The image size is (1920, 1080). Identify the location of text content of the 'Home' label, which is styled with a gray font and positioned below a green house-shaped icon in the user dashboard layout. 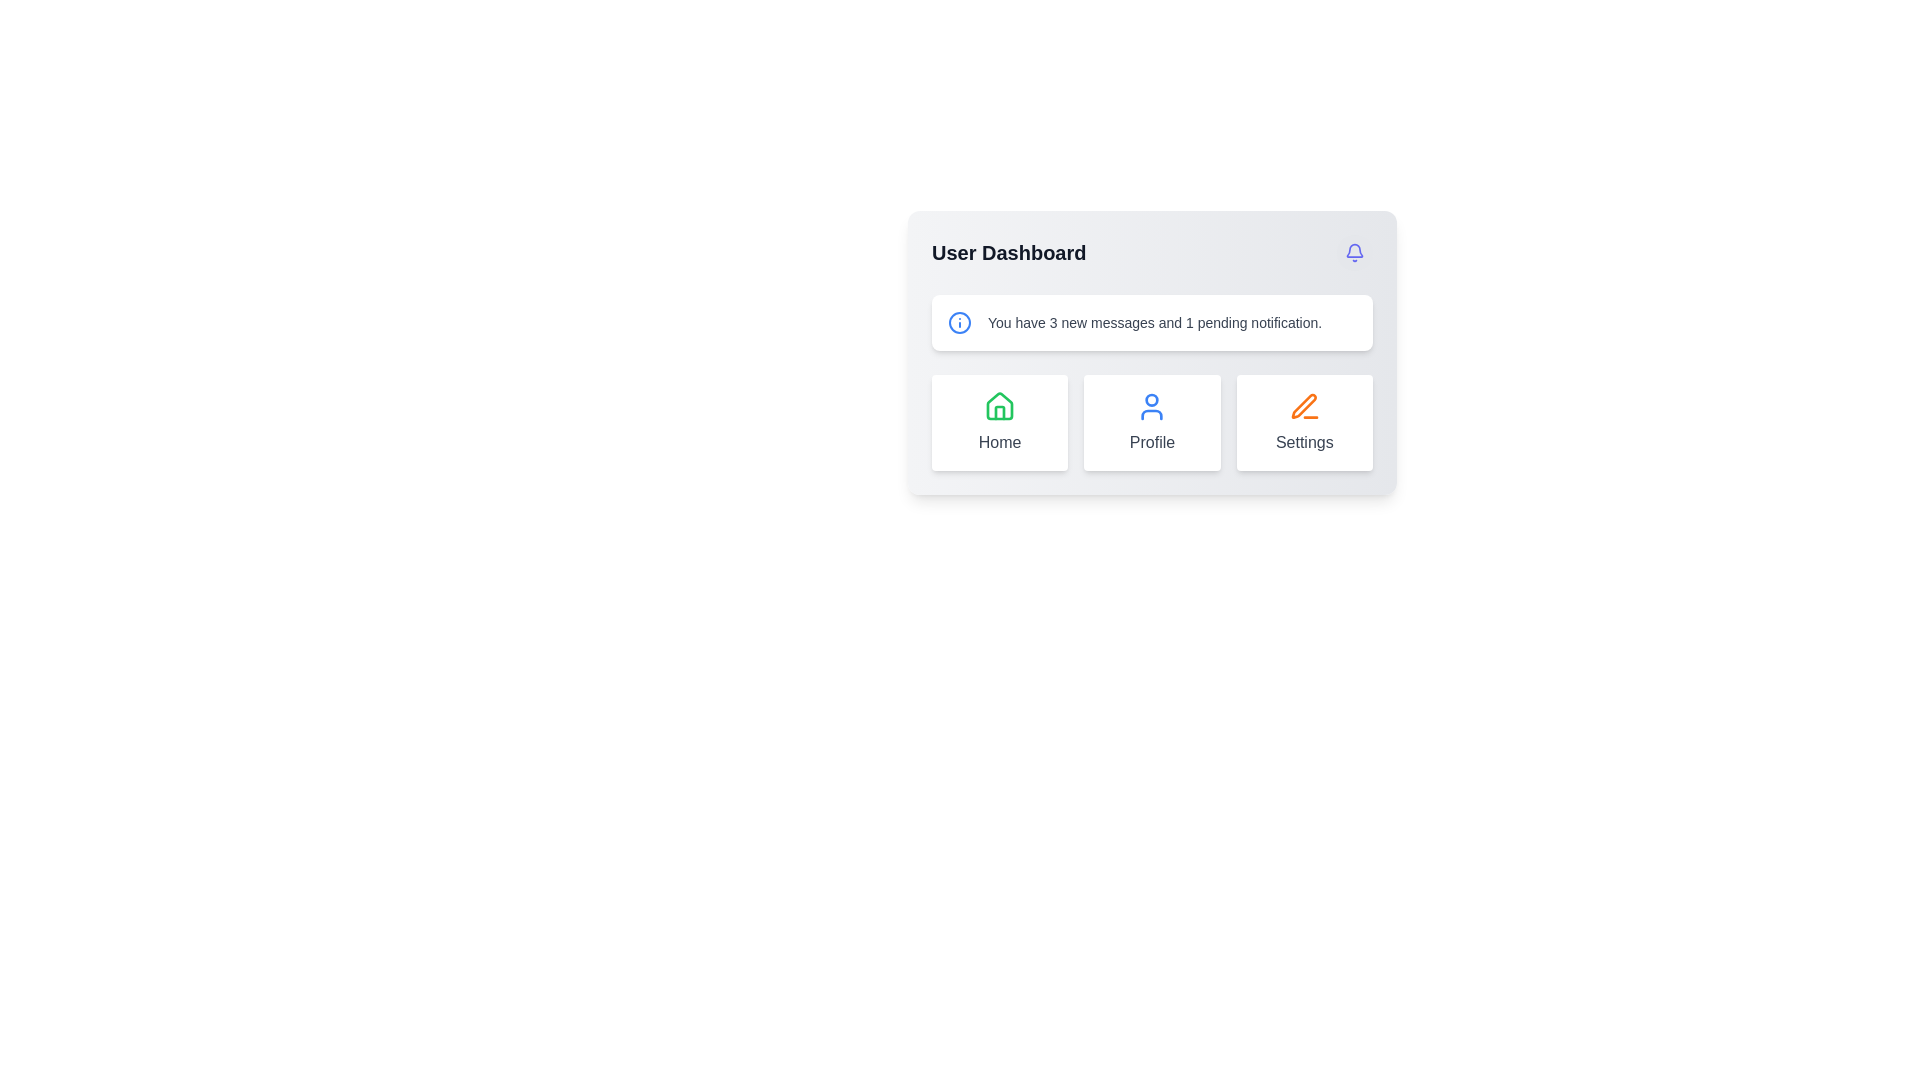
(1000, 442).